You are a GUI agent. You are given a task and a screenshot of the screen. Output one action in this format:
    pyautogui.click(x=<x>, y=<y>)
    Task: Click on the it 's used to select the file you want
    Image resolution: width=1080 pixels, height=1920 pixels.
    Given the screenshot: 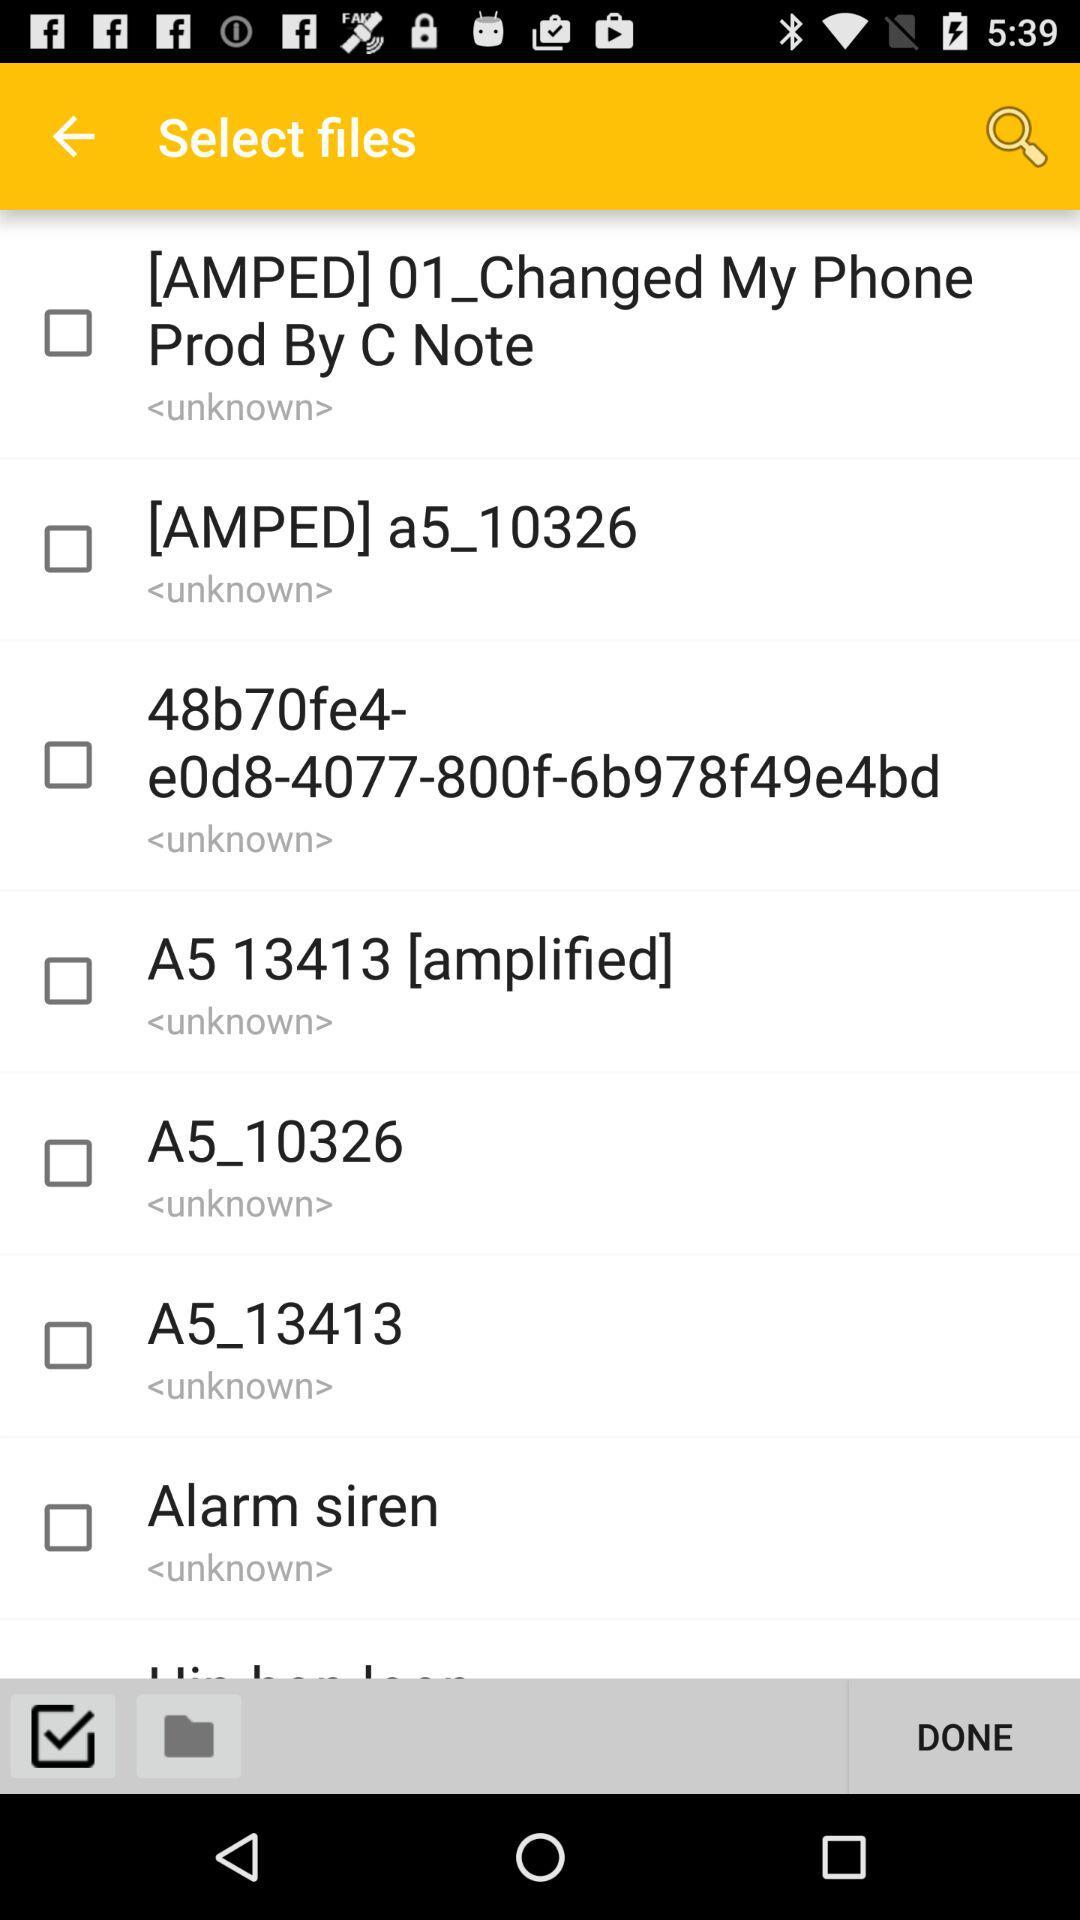 What is the action you would take?
    pyautogui.click(x=85, y=764)
    